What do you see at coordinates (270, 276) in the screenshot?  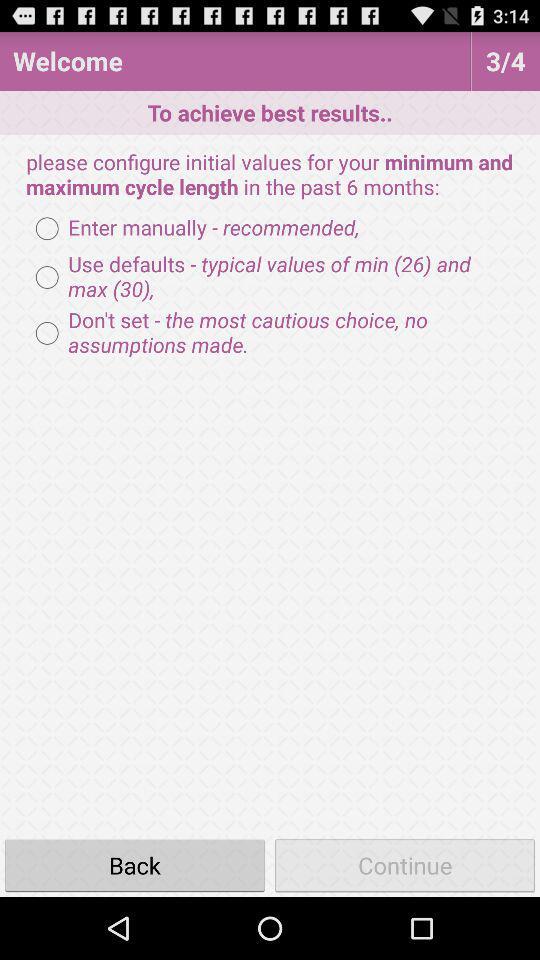 I see `icon above don t set` at bounding box center [270, 276].